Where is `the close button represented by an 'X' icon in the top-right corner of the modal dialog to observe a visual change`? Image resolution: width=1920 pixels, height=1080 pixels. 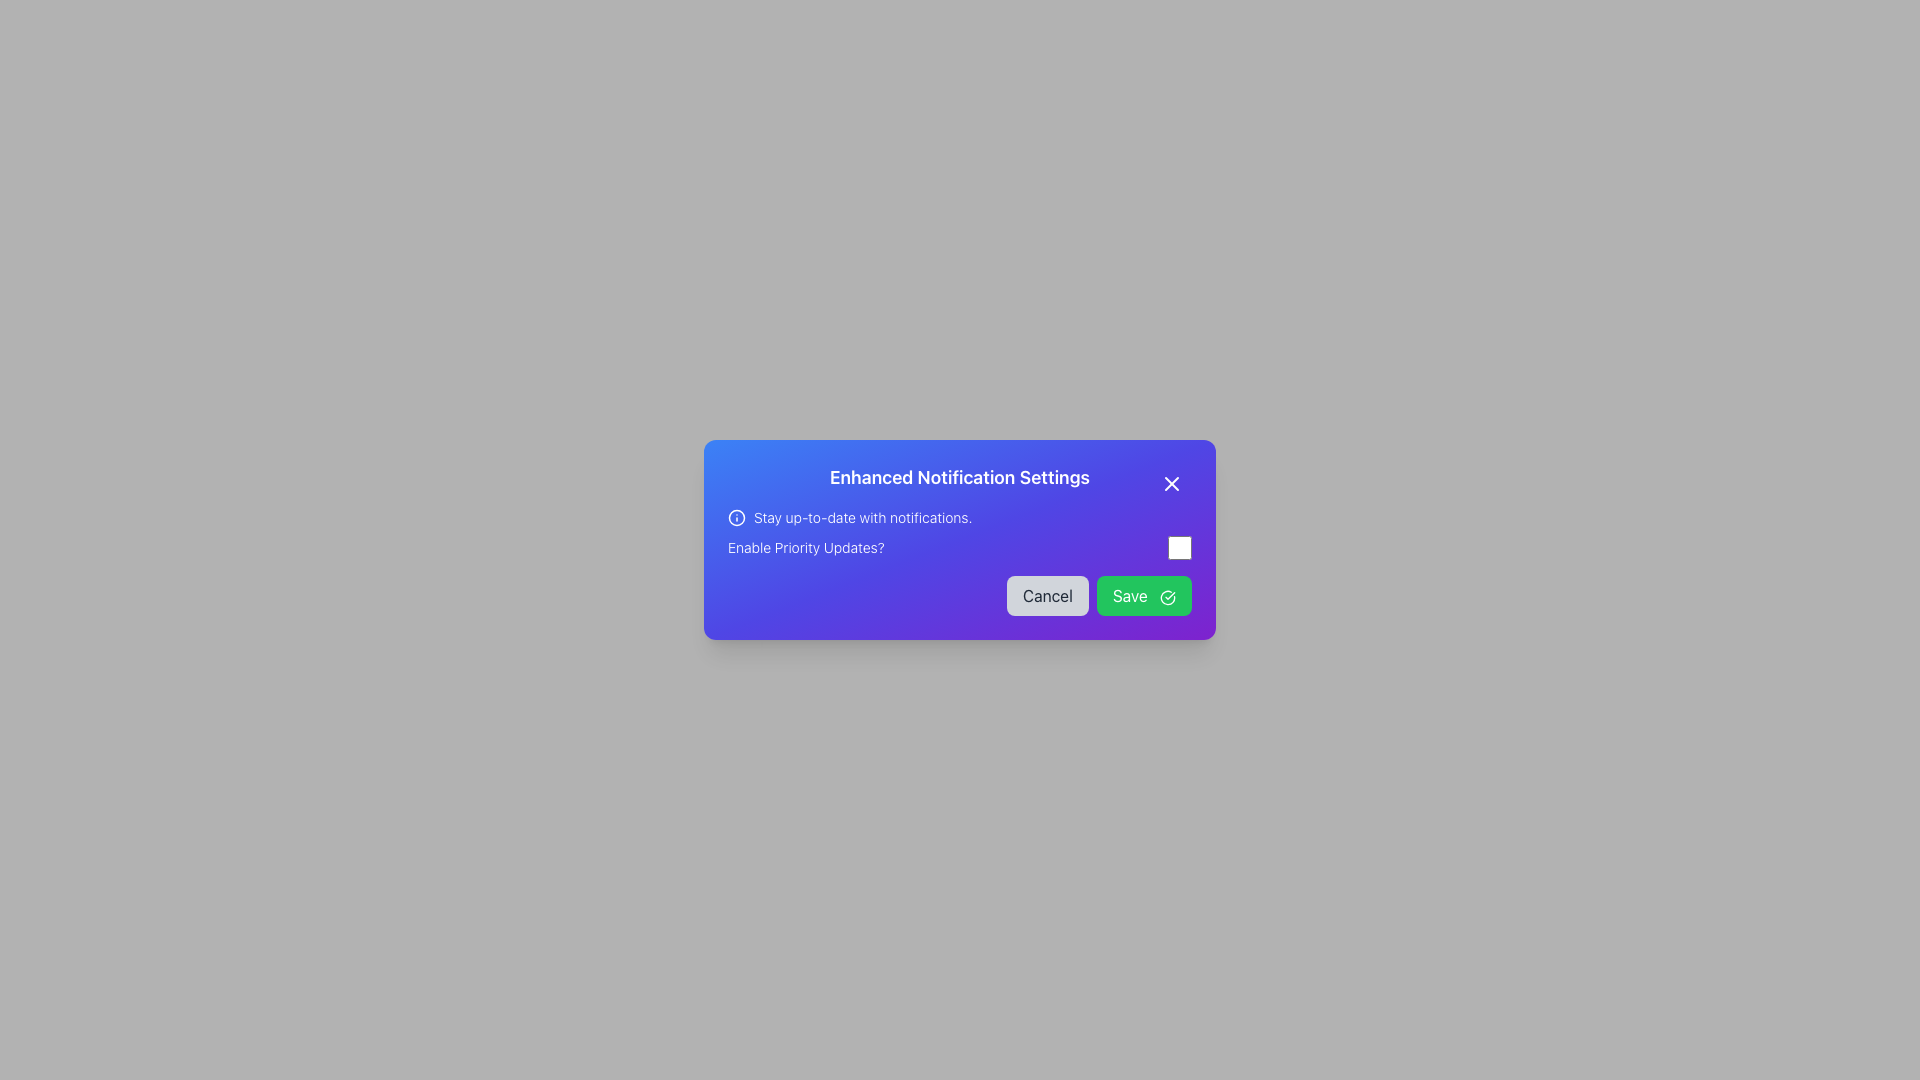
the close button represented by an 'X' icon in the top-right corner of the modal dialog to observe a visual change is located at coordinates (1171, 483).